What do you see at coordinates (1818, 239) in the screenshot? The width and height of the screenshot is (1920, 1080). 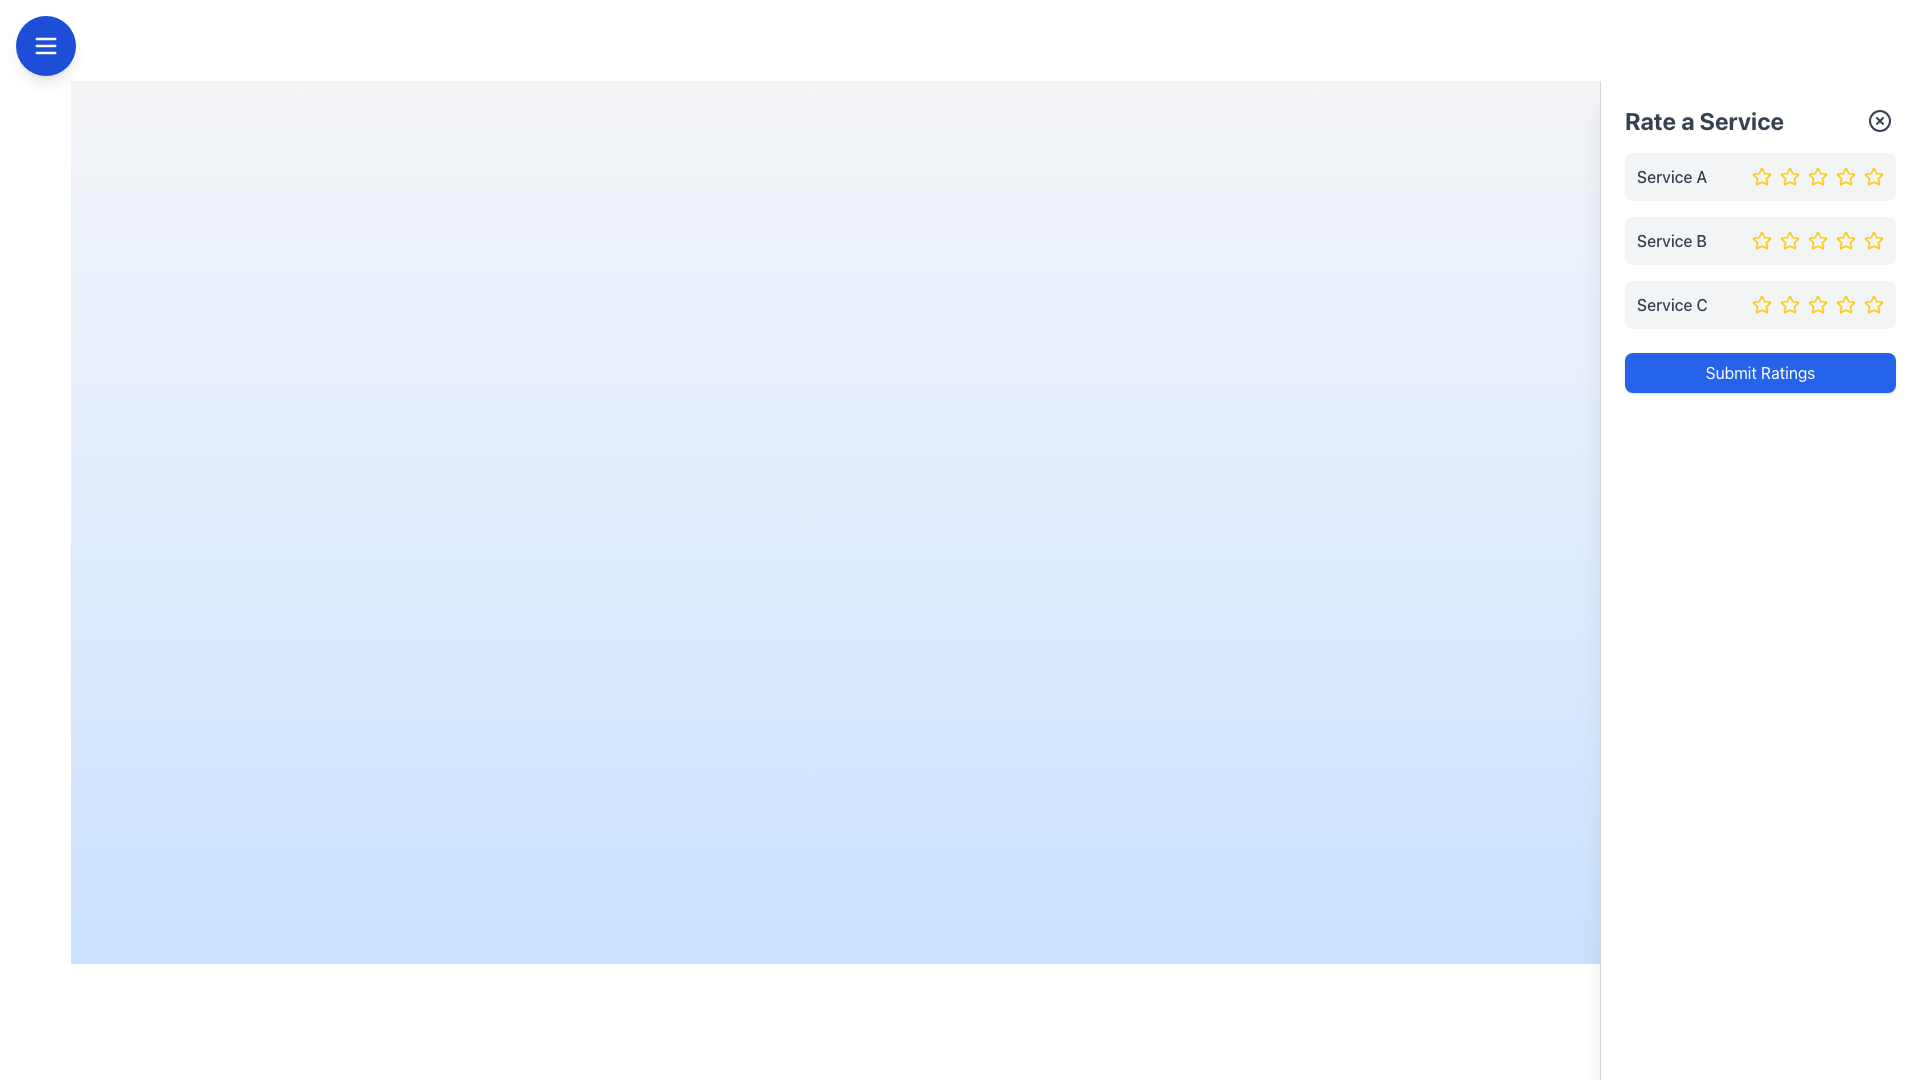 I see `the third star in the 'Rate a Service' section associated with 'Service B' to set a rating` at bounding box center [1818, 239].